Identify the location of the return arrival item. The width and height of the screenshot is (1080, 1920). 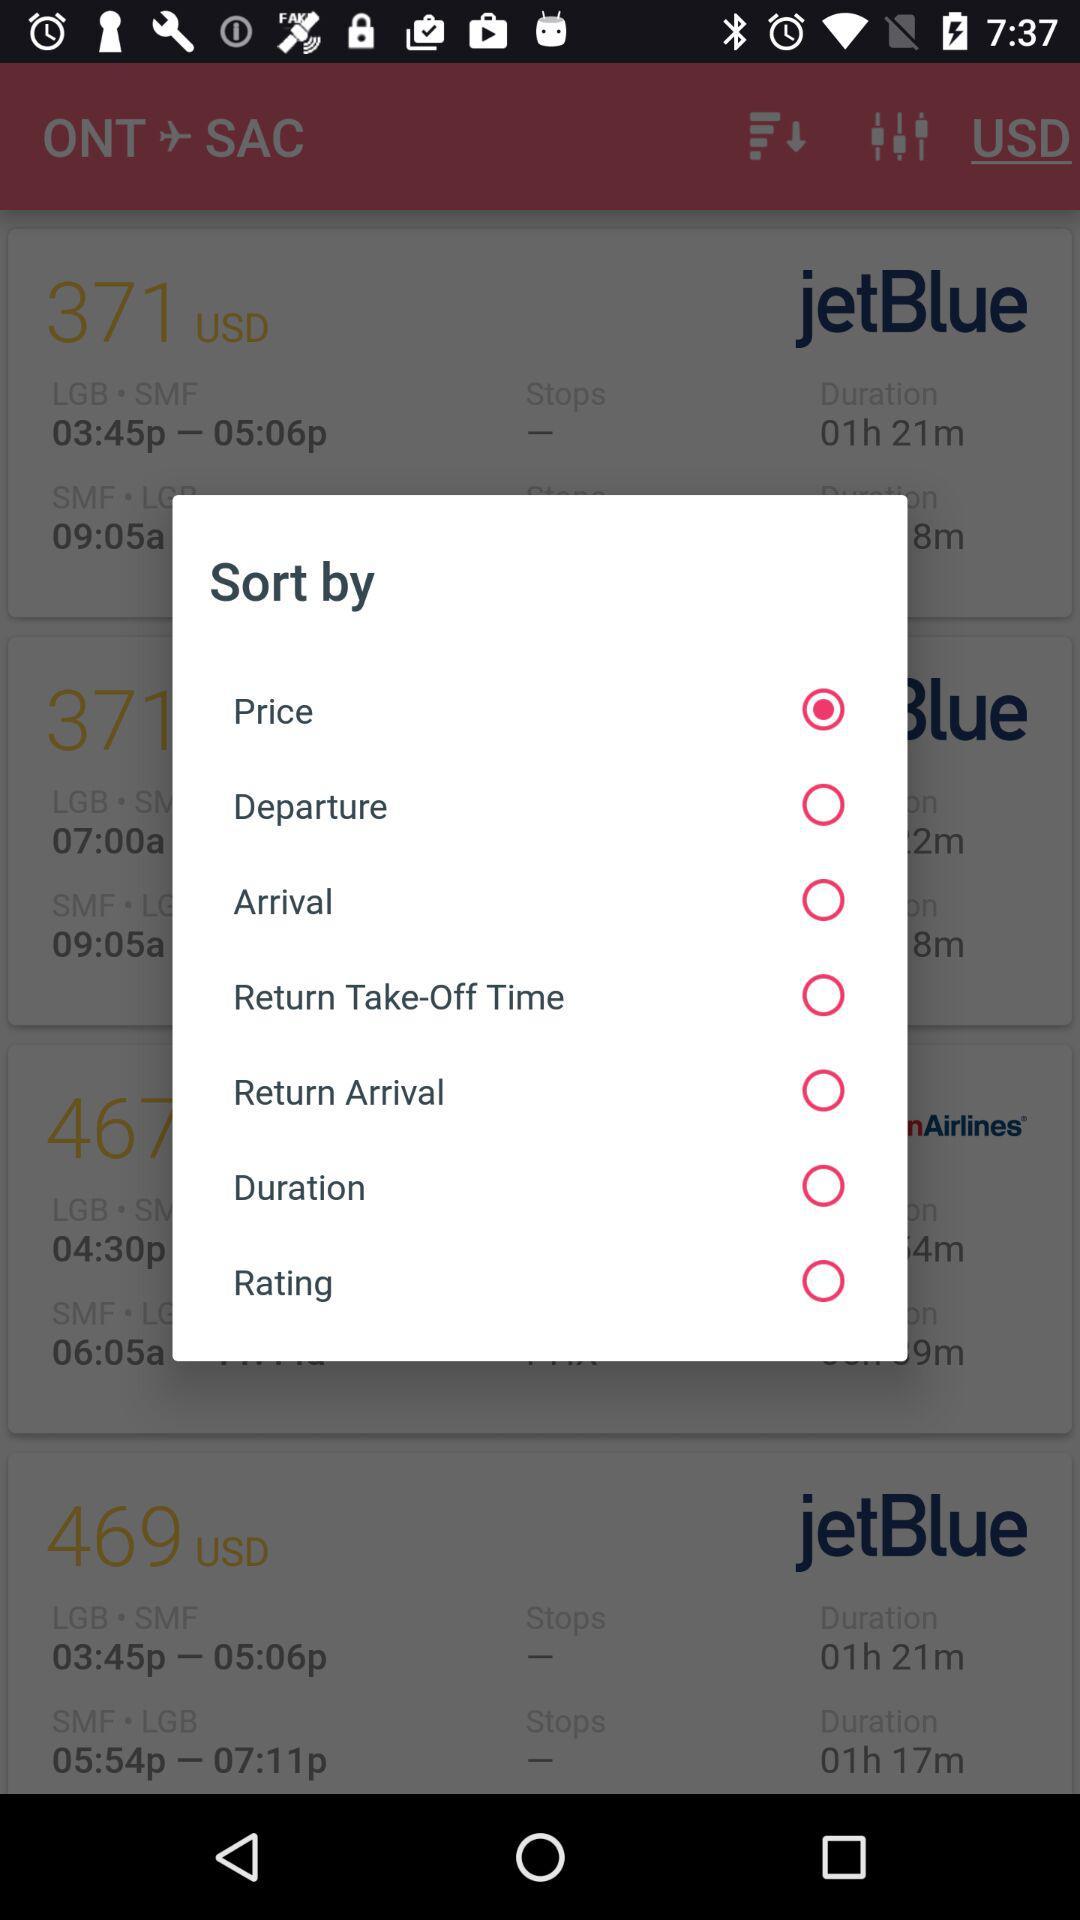
(537, 1089).